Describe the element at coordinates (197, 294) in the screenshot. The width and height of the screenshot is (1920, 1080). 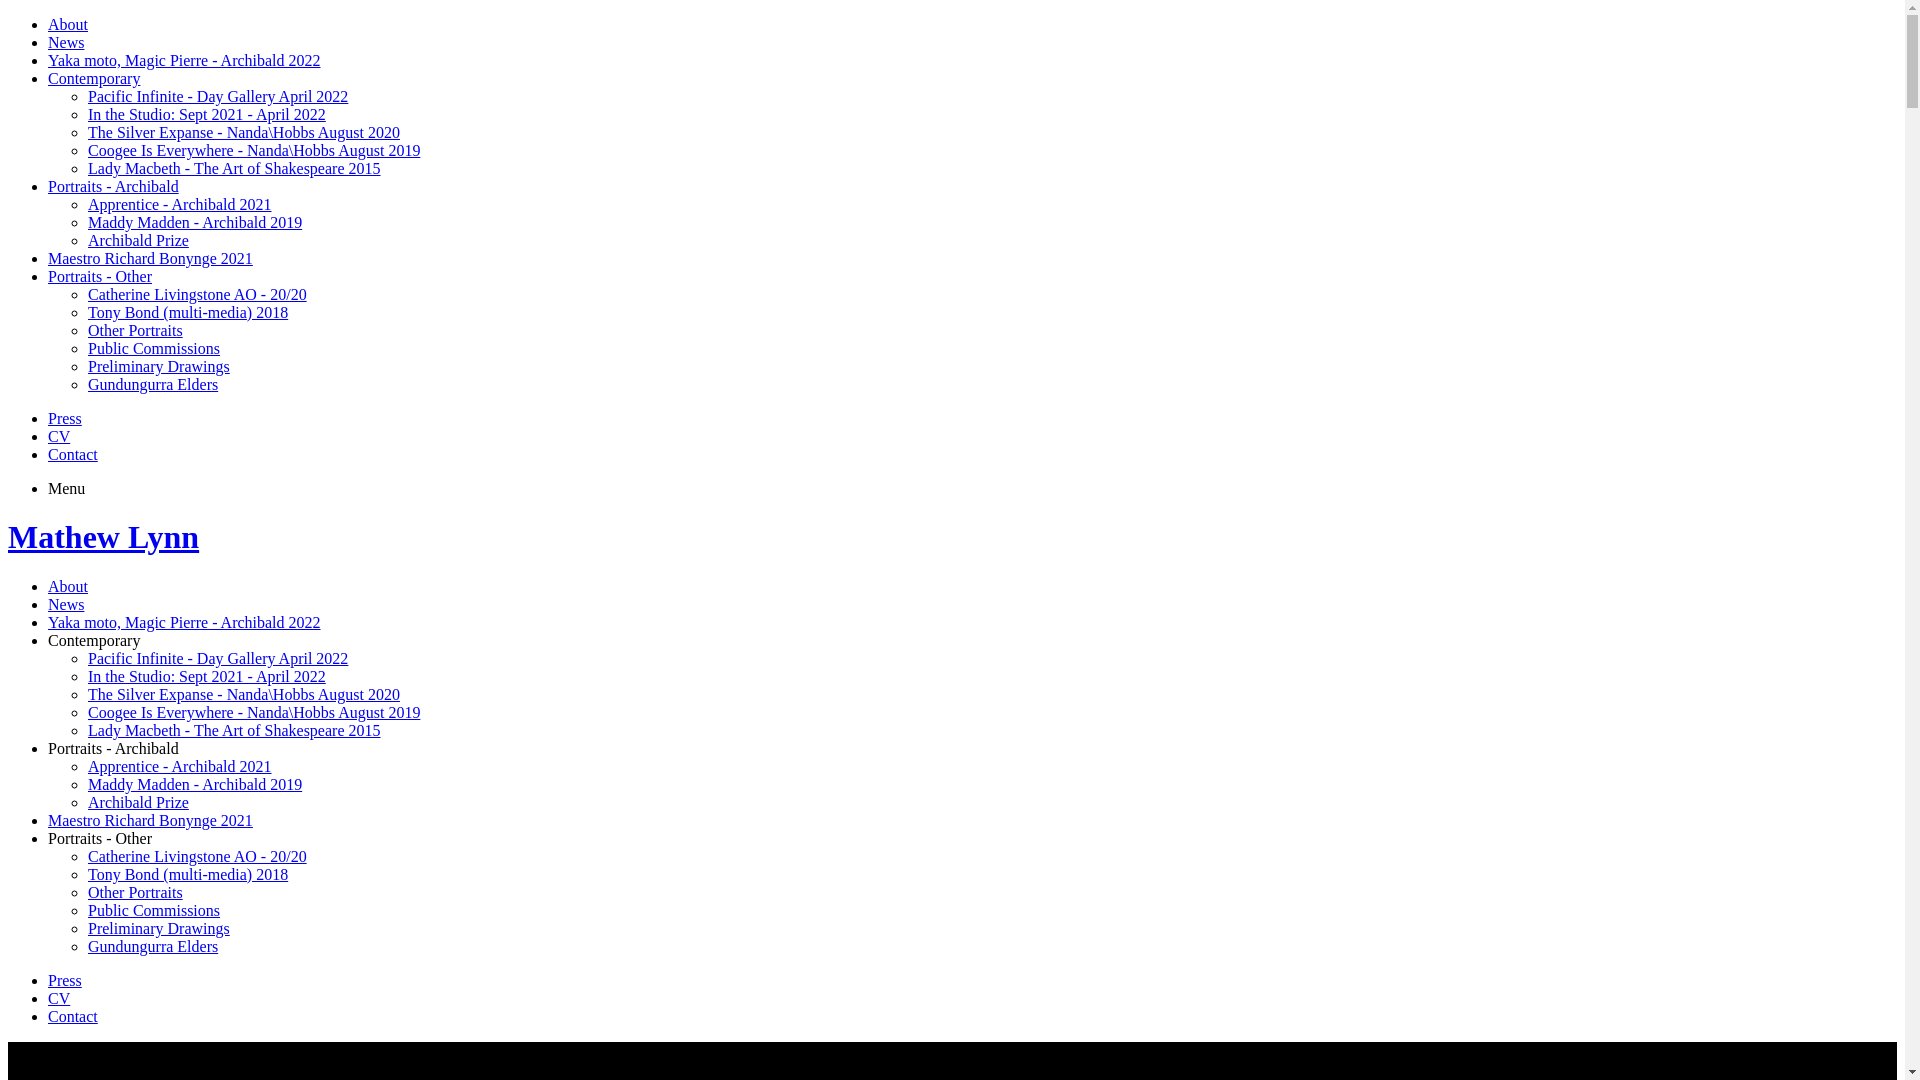
I see `'Catherine Livingstone AO - 20/20'` at that location.